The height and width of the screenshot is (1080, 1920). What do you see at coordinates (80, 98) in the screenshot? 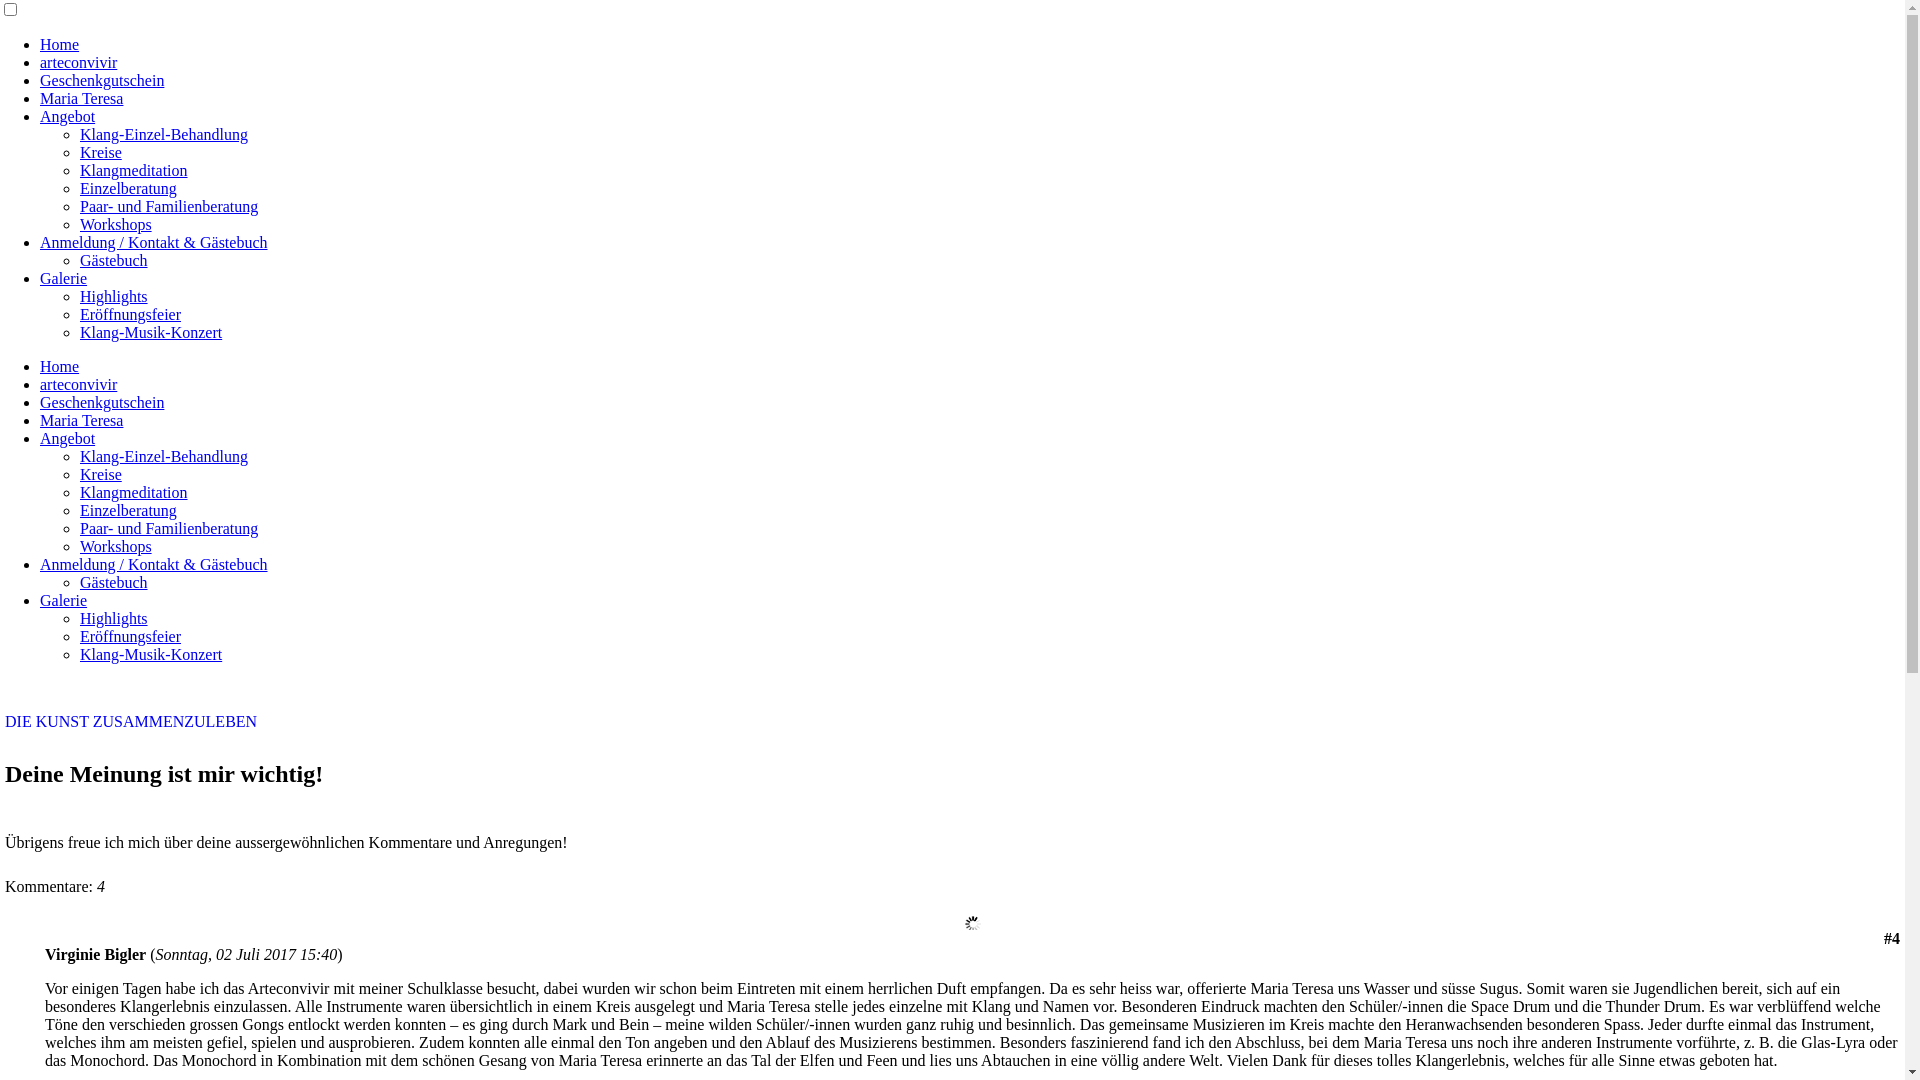
I see `'Maria Teresa'` at bounding box center [80, 98].